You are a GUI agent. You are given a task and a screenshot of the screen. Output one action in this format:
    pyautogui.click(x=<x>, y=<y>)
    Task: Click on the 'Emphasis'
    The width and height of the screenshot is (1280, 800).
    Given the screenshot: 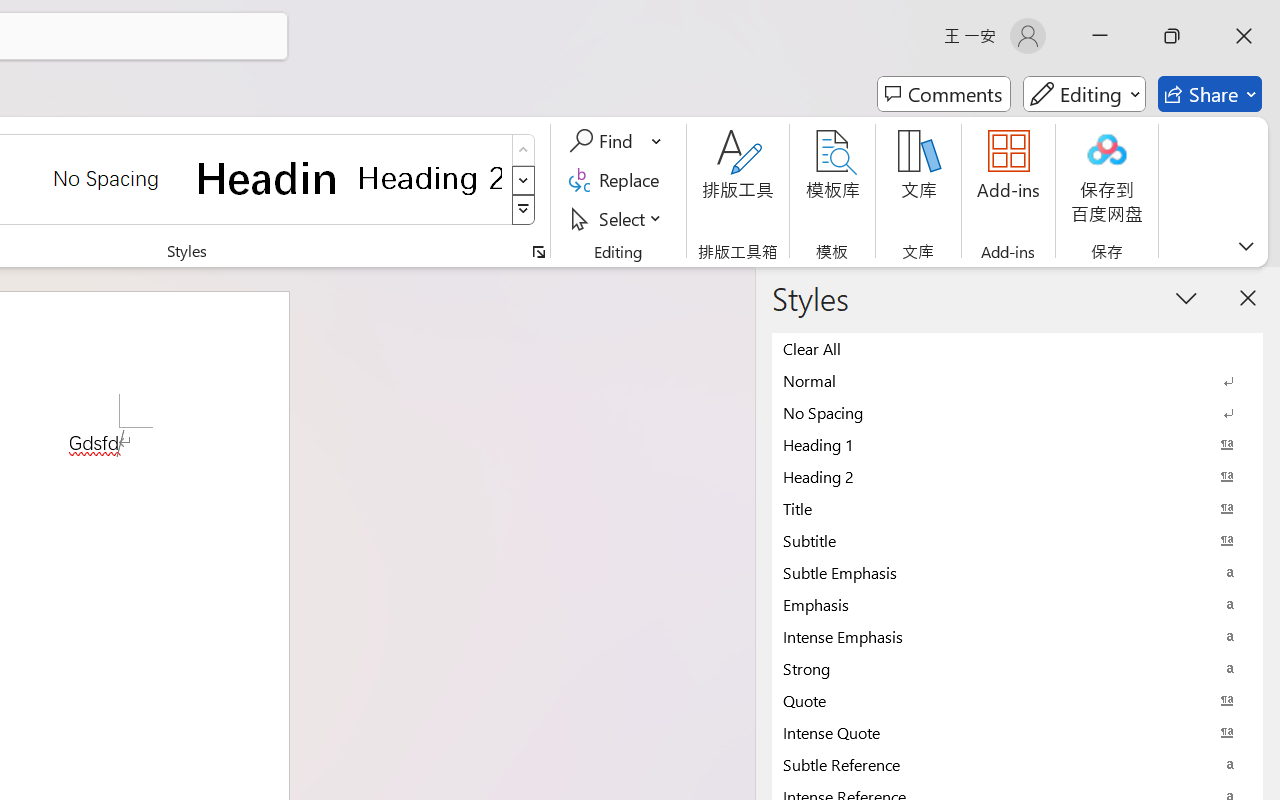 What is the action you would take?
    pyautogui.click(x=1017, y=604)
    